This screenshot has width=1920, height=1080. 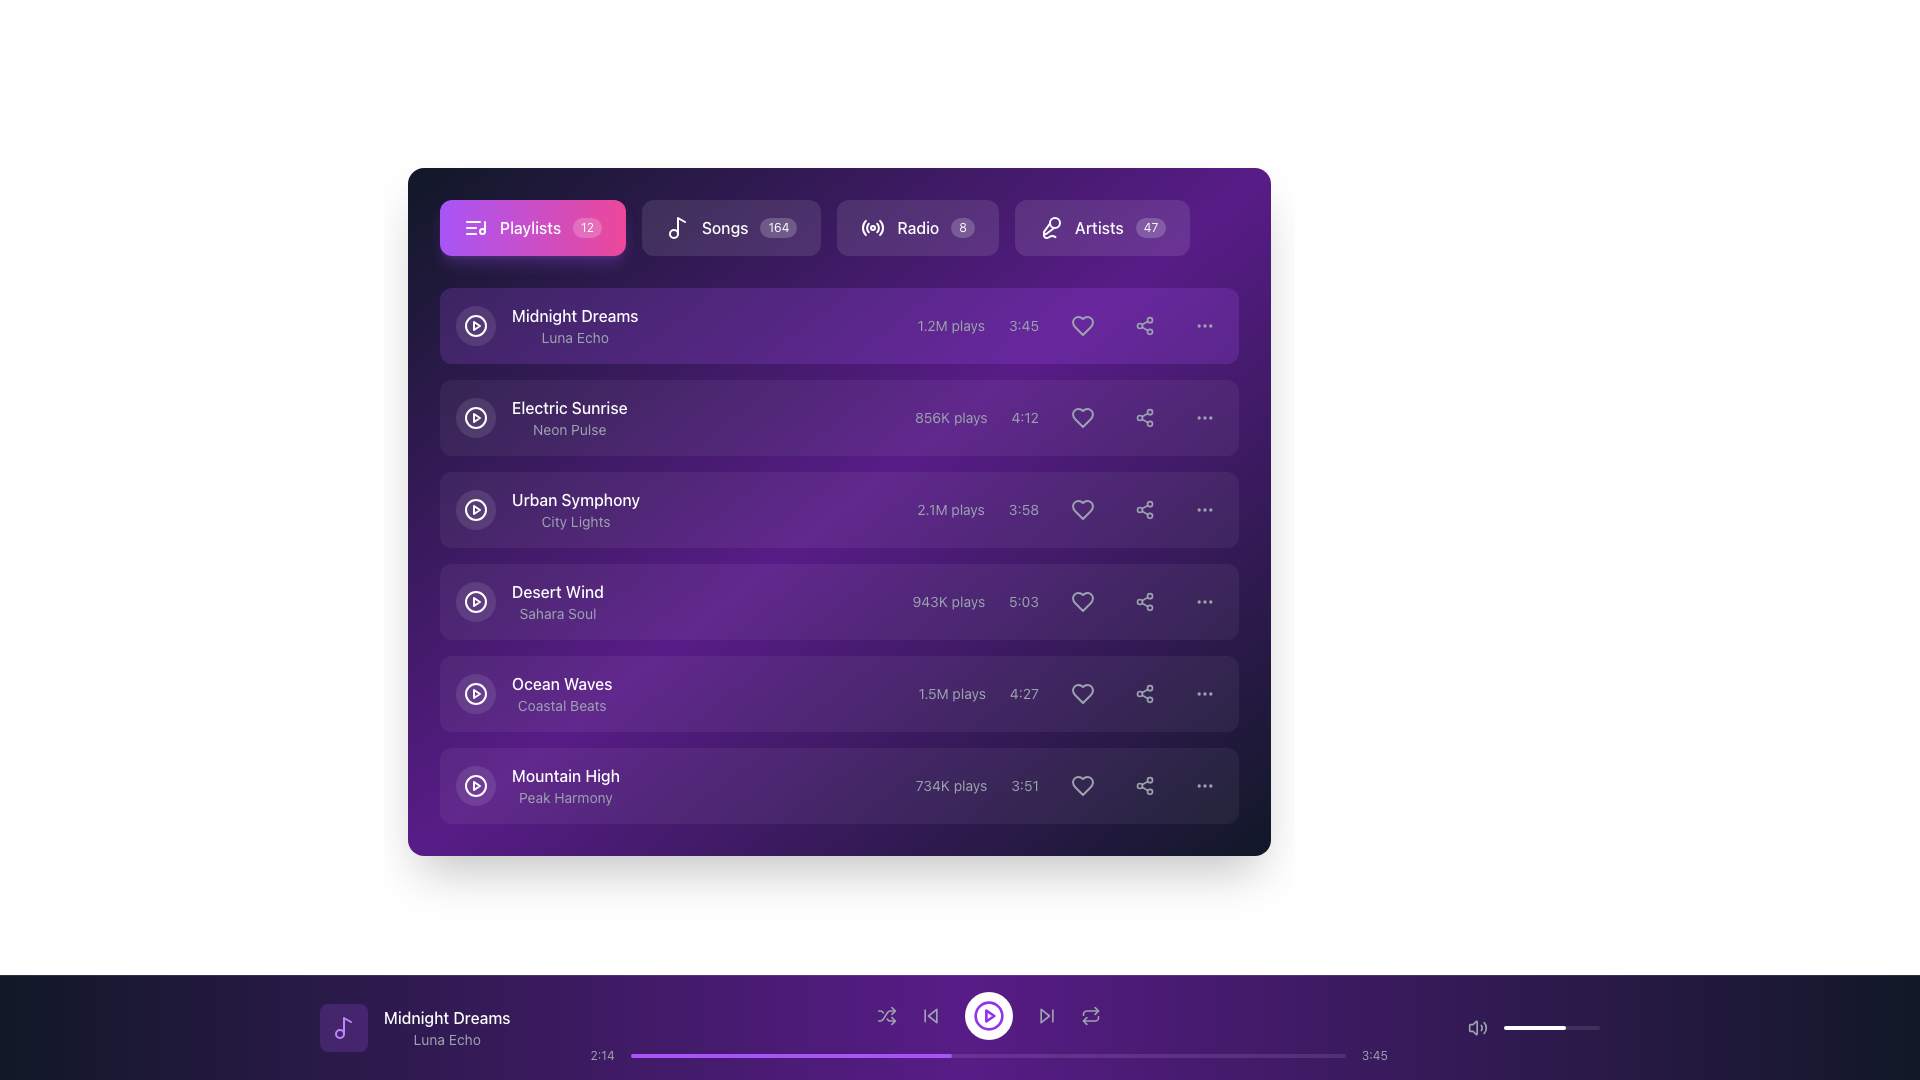 What do you see at coordinates (1145, 785) in the screenshot?
I see `the share button located to the right of the heart icon in the track entry for 'Mountain High'` at bounding box center [1145, 785].